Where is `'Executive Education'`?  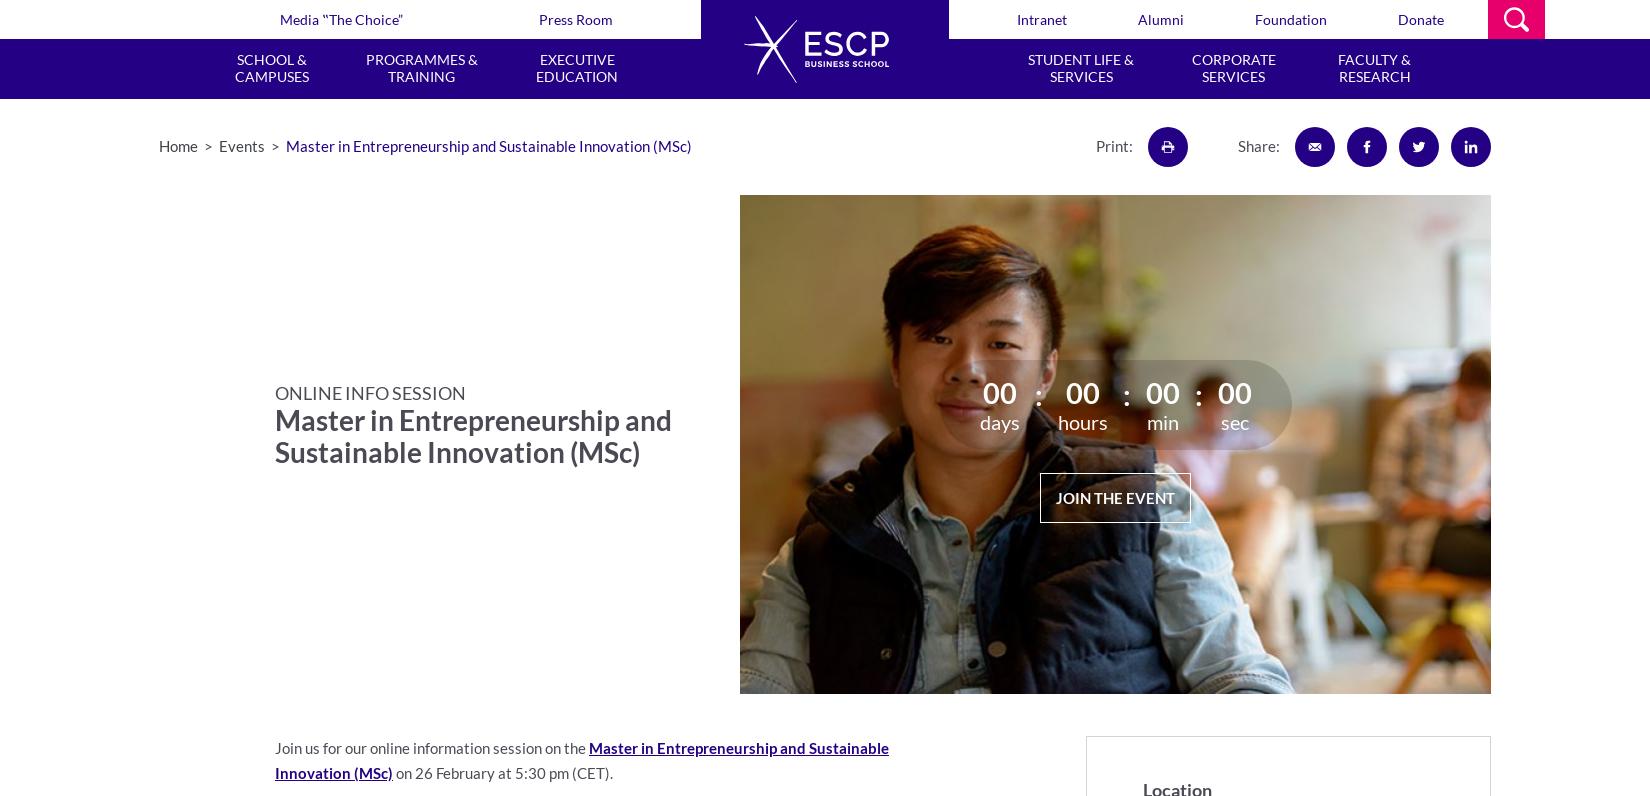
'Executive Education' is located at coordinates (576, 66).